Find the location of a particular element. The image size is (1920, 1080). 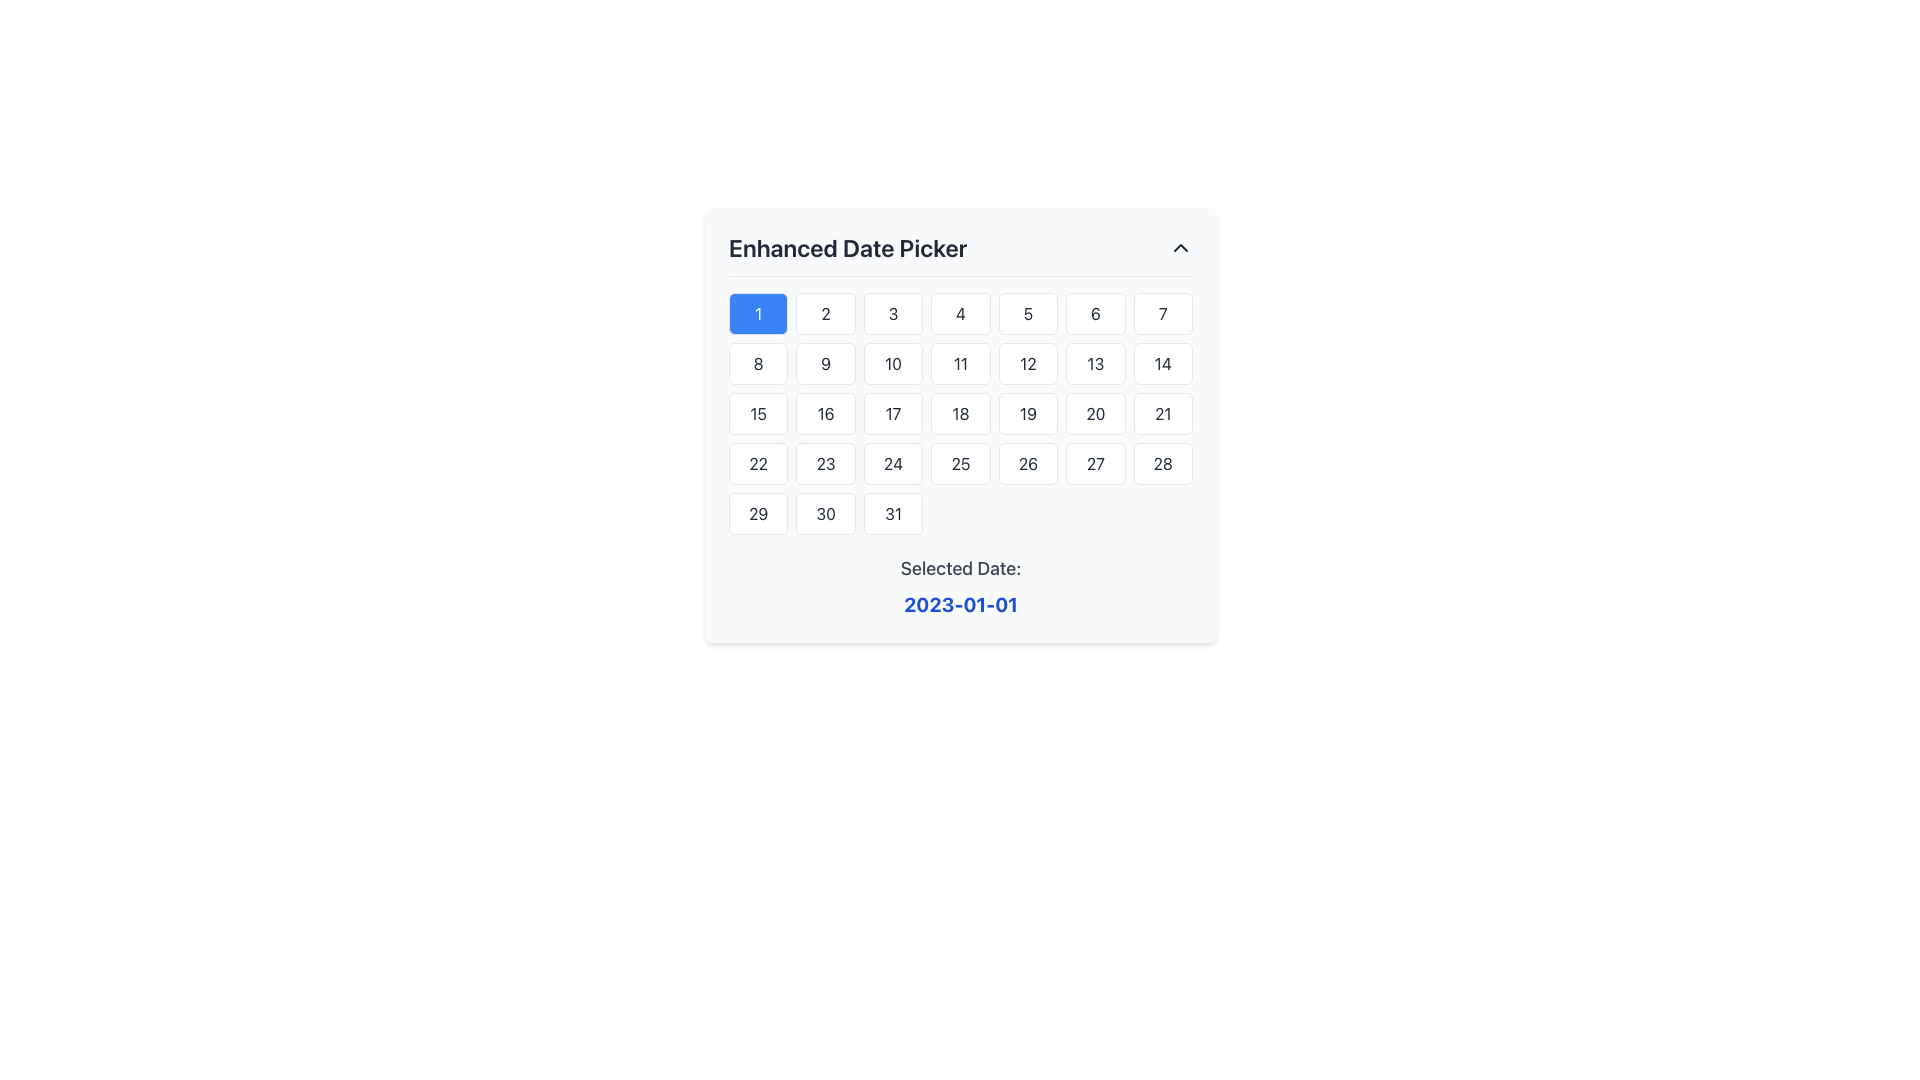

the button displaying the number '14' in the second row and seventh column of the grid in the date picker is located at coordinates (1163, 363).